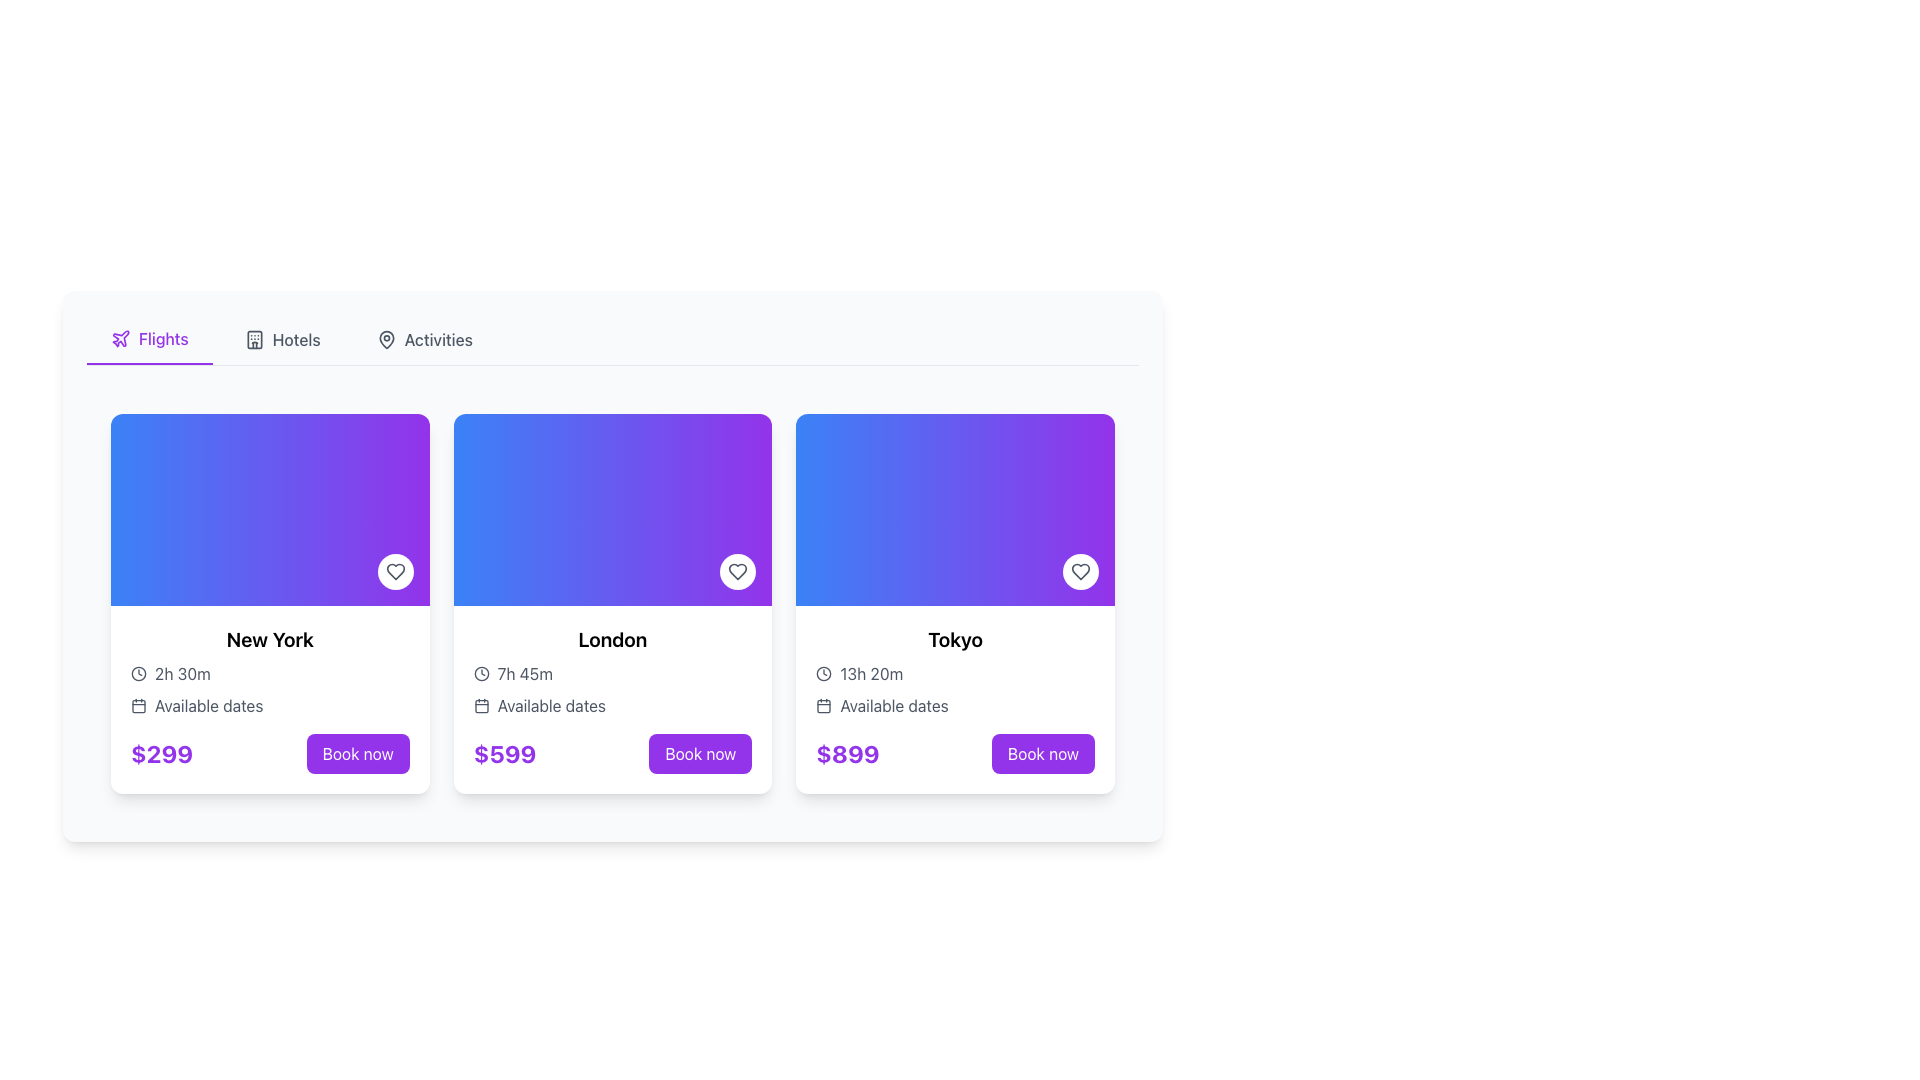 This screenshot has height=1080, width=1920. Describe the element at coordinates (481, 674) in the screenshot. I see `the Clock icon located within the card for 'London', which is styled with a thin black stroke and positioned to the left of the text '7h 45m'` at that location.